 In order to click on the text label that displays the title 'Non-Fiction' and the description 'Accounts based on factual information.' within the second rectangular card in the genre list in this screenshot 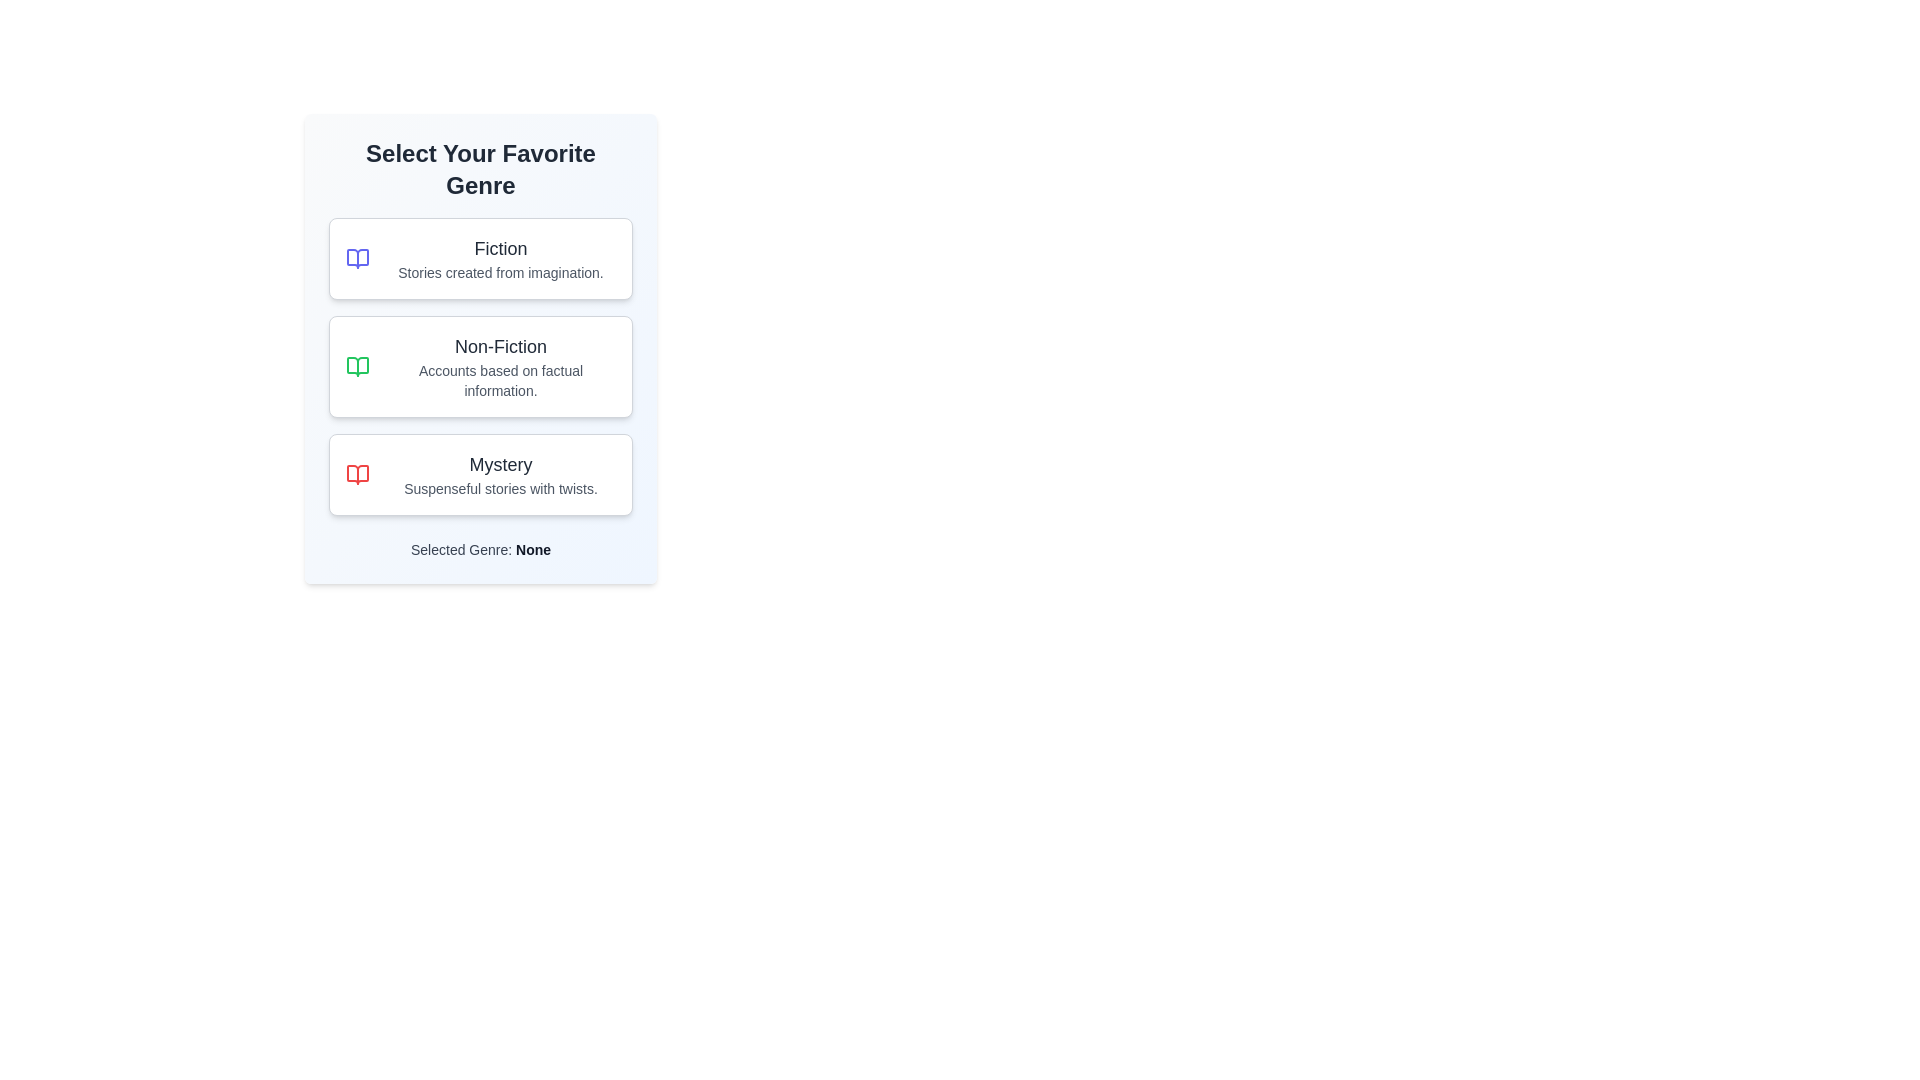, I will do `click(500, 366)`.